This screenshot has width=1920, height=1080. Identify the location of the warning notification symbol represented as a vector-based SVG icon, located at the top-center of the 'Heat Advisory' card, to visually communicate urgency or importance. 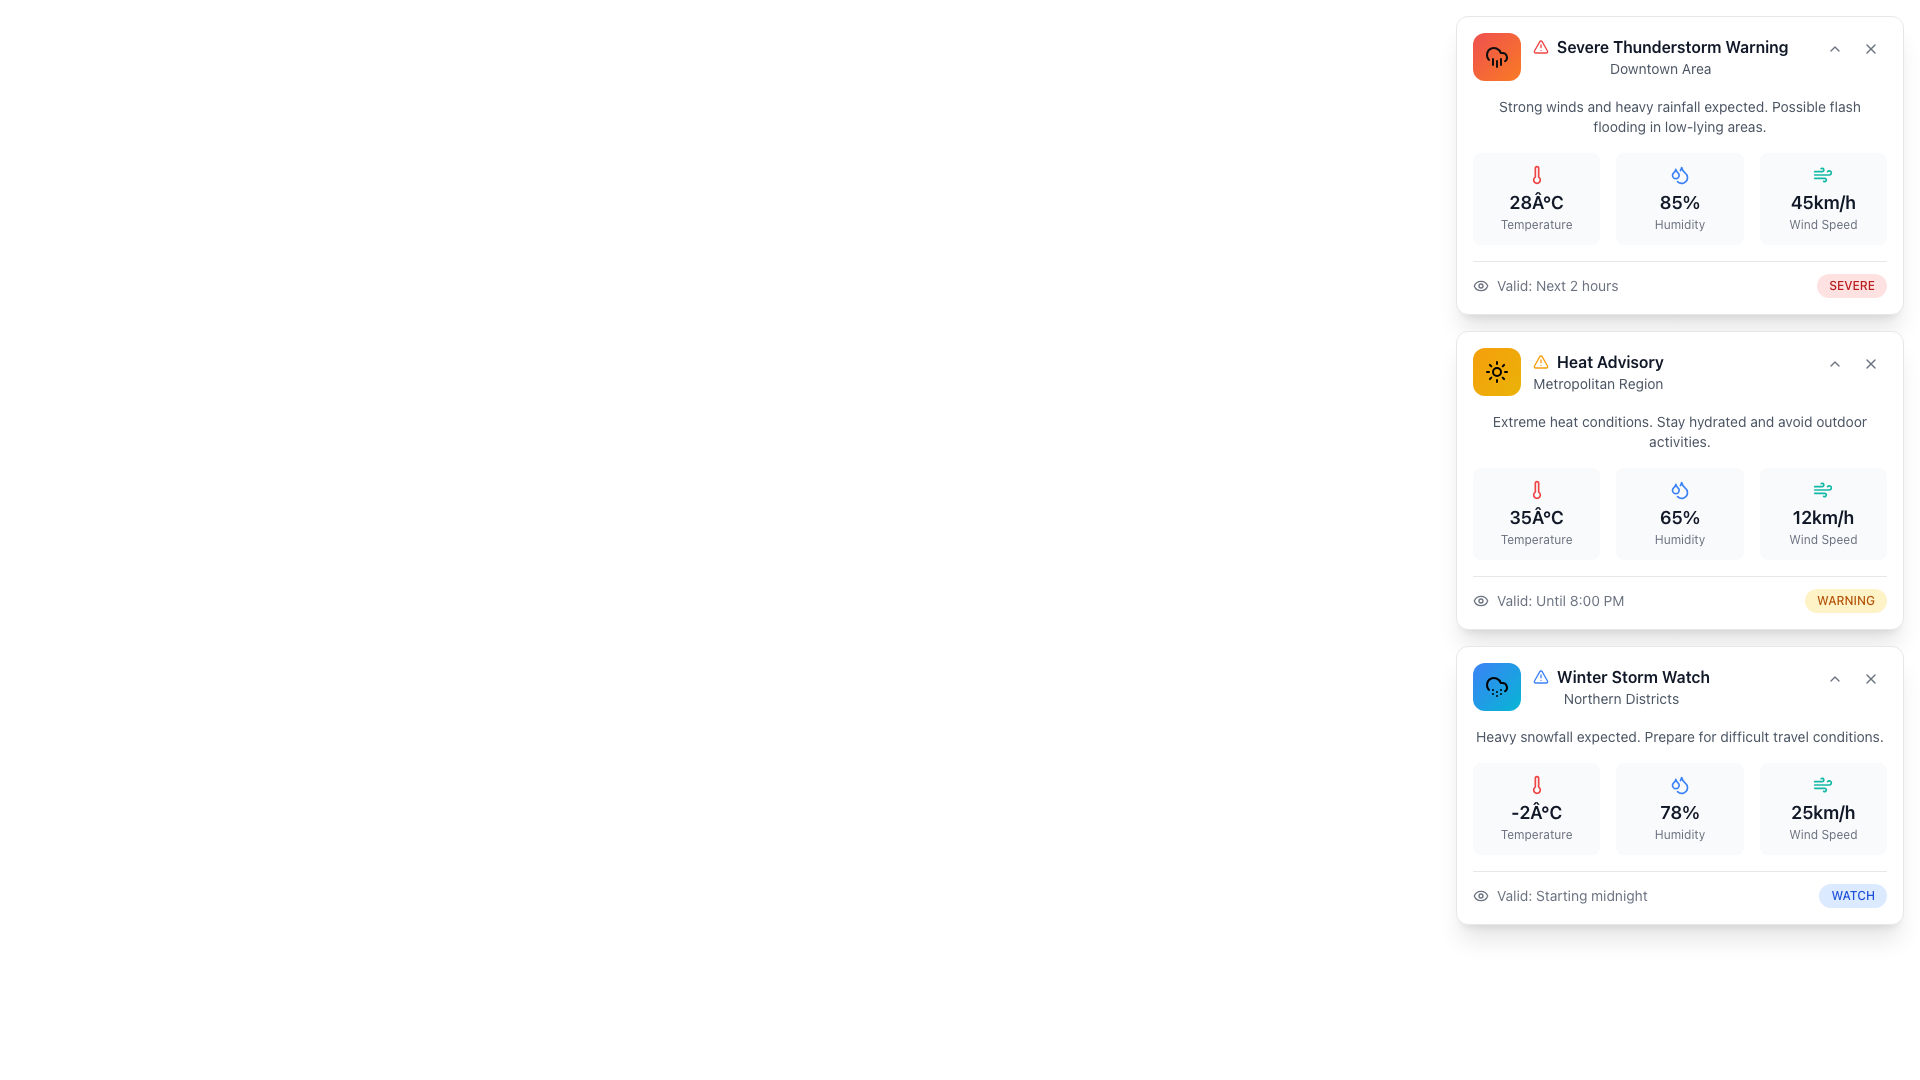
(1539, 45).